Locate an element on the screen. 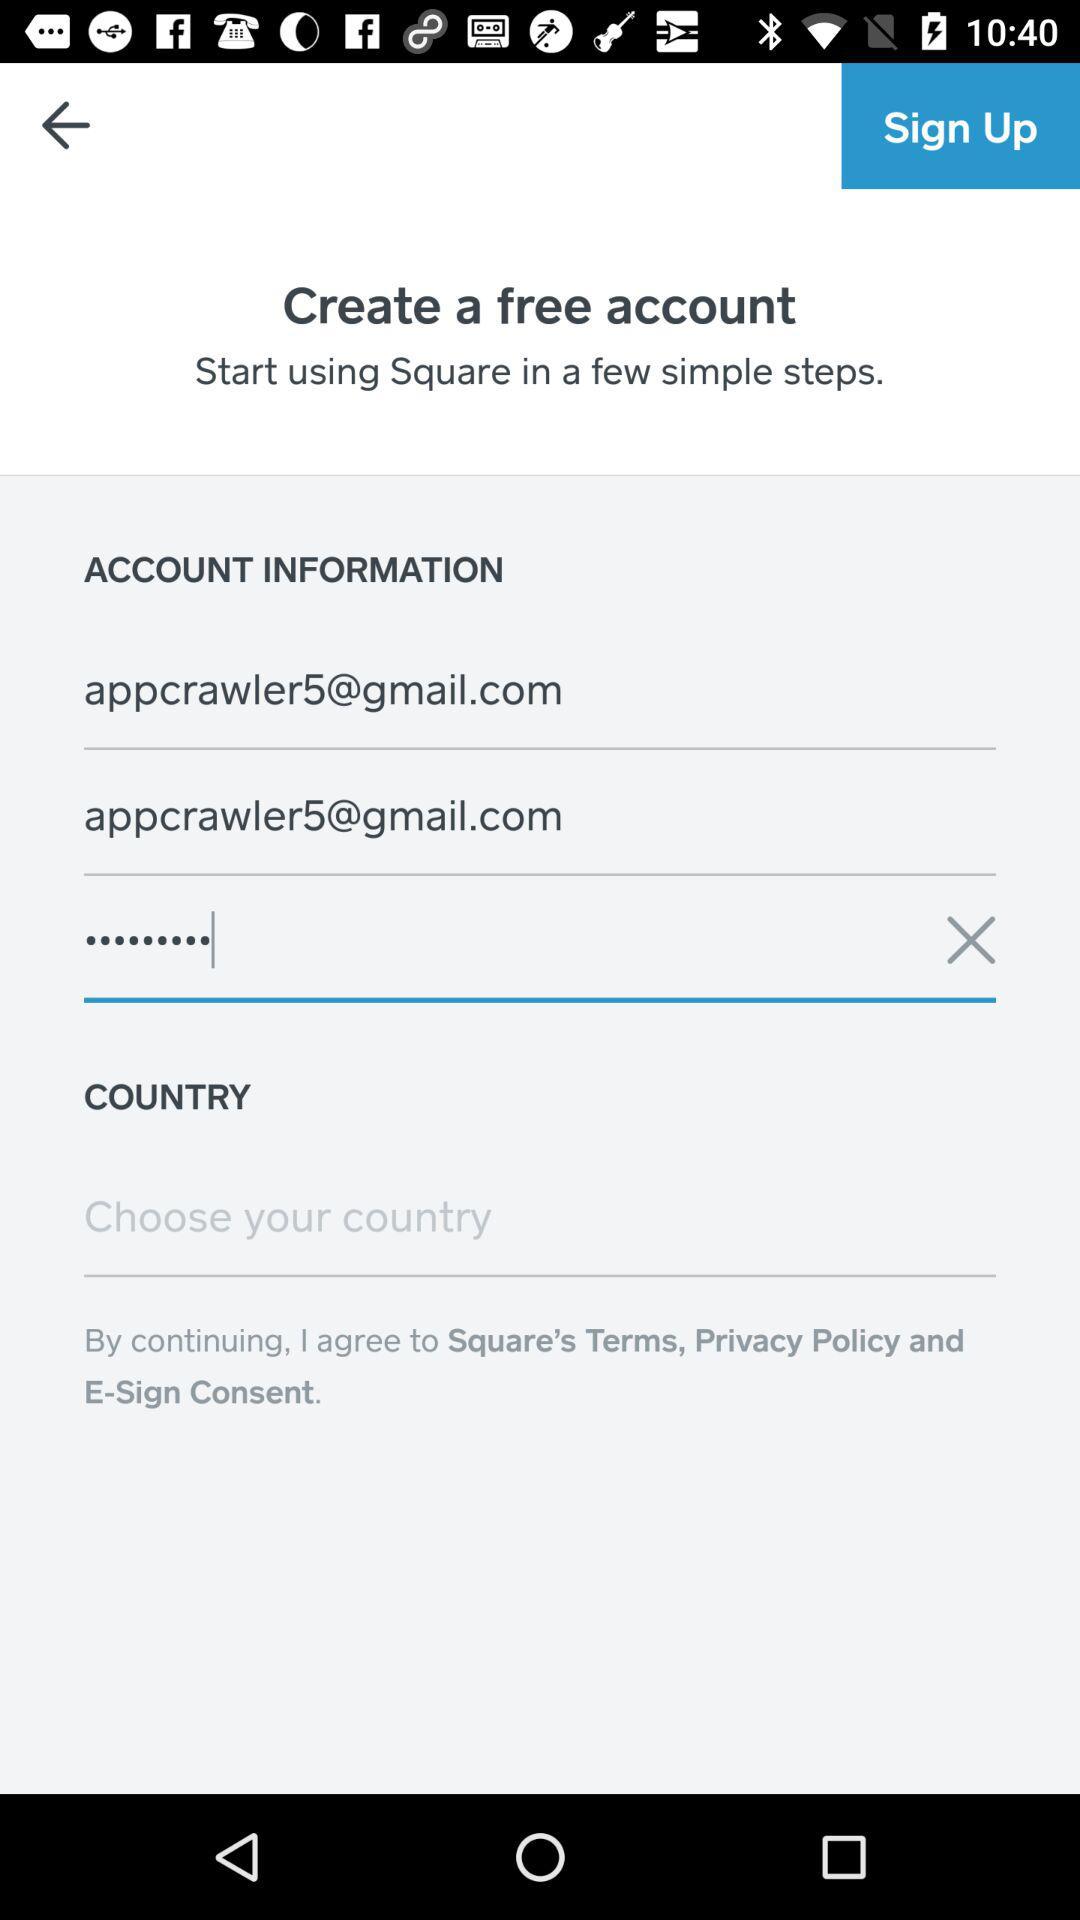 The width and height of the screenshot is (1080, 1920). type your country is located at coordinates (540, 1213).